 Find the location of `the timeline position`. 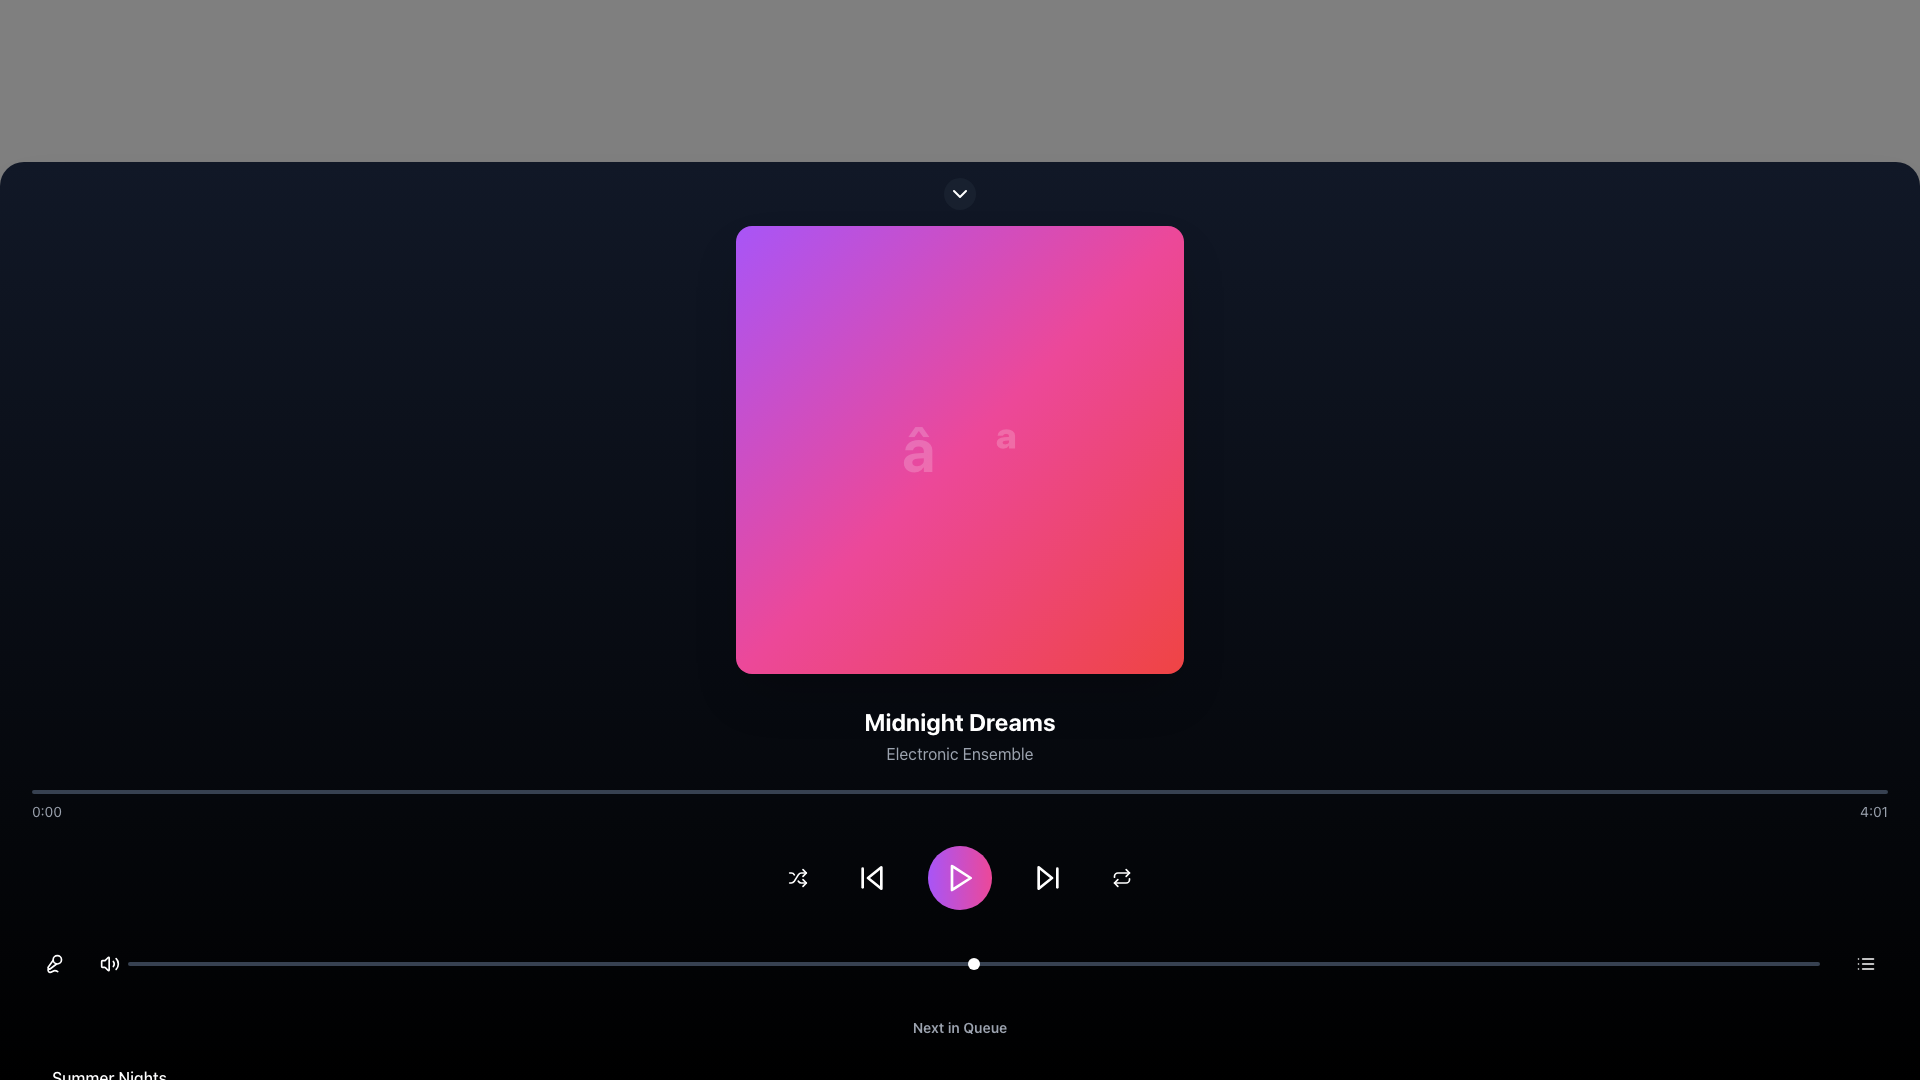

the timeline position is located at coordinates (1683, 963).